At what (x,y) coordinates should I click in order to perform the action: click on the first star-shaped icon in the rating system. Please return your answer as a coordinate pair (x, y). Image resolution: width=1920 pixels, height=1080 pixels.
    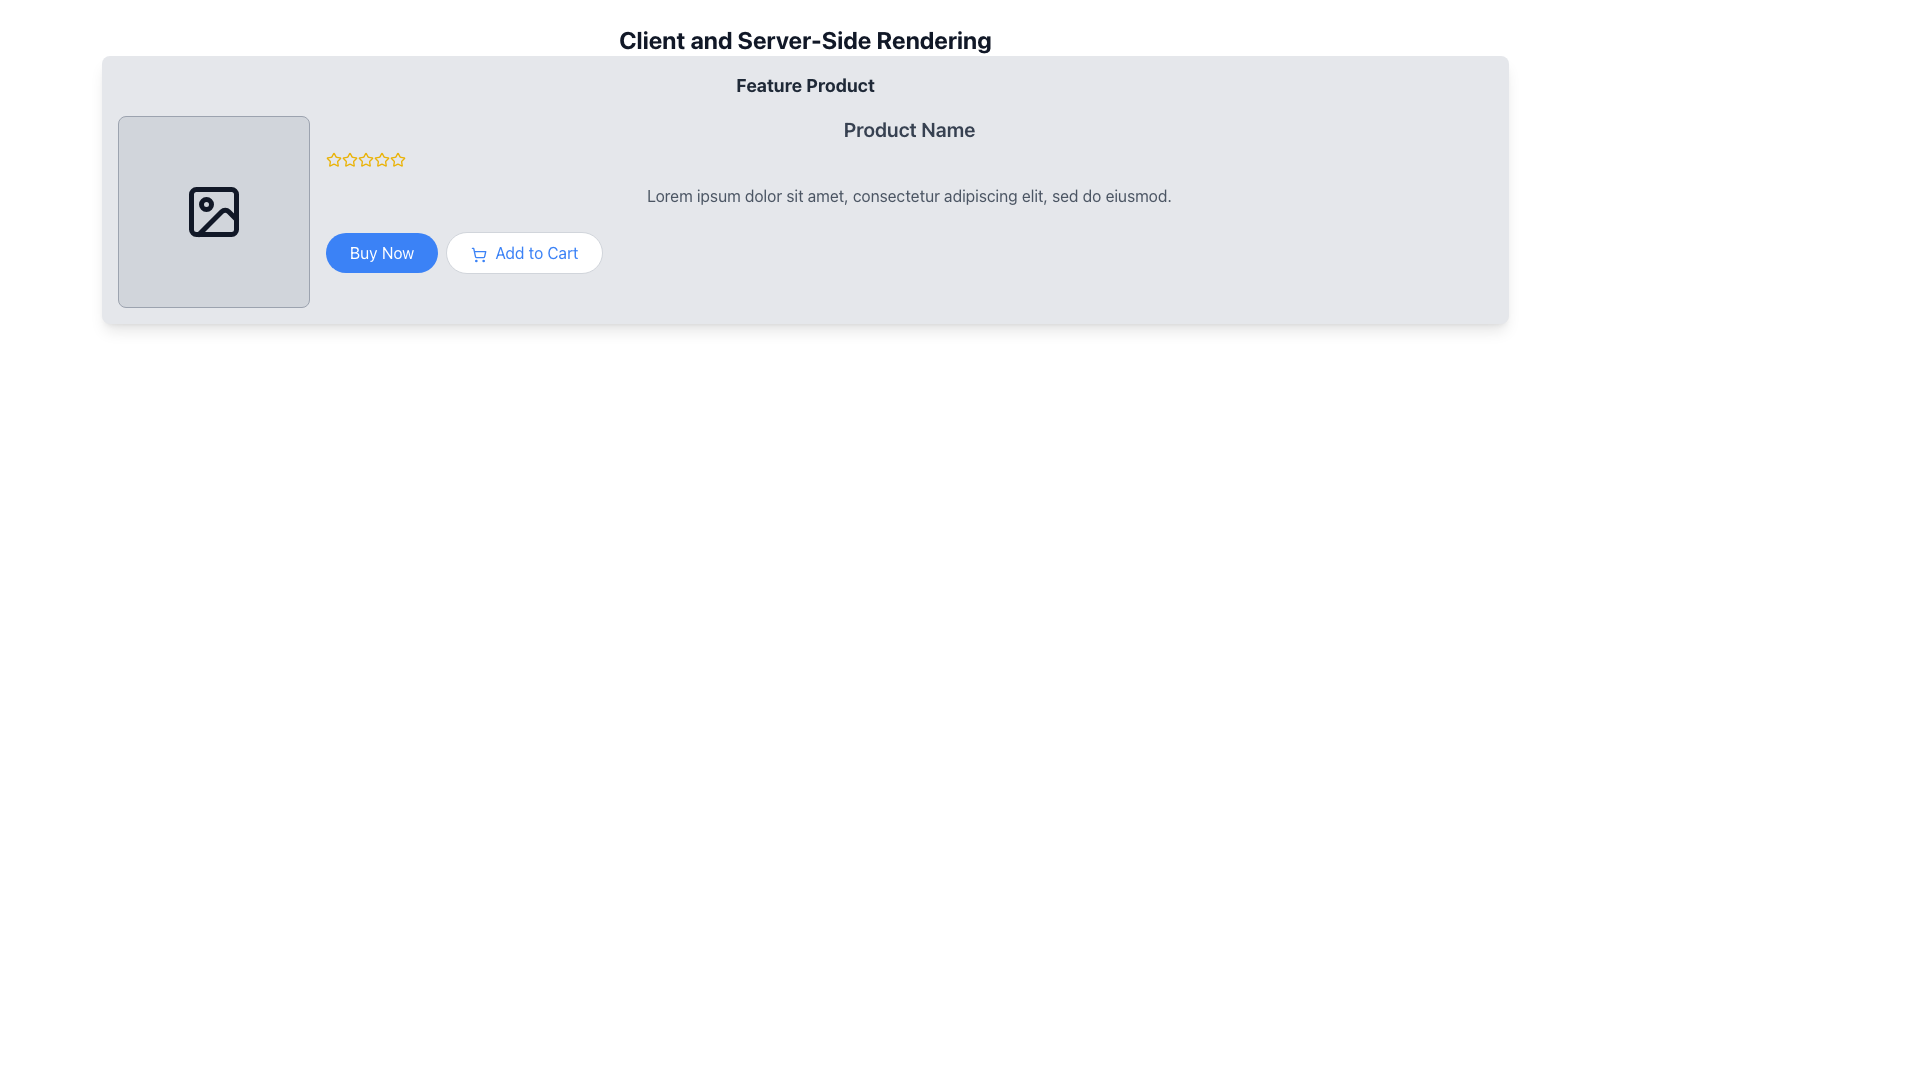
    Looking at the image, I should click on (350, 158).